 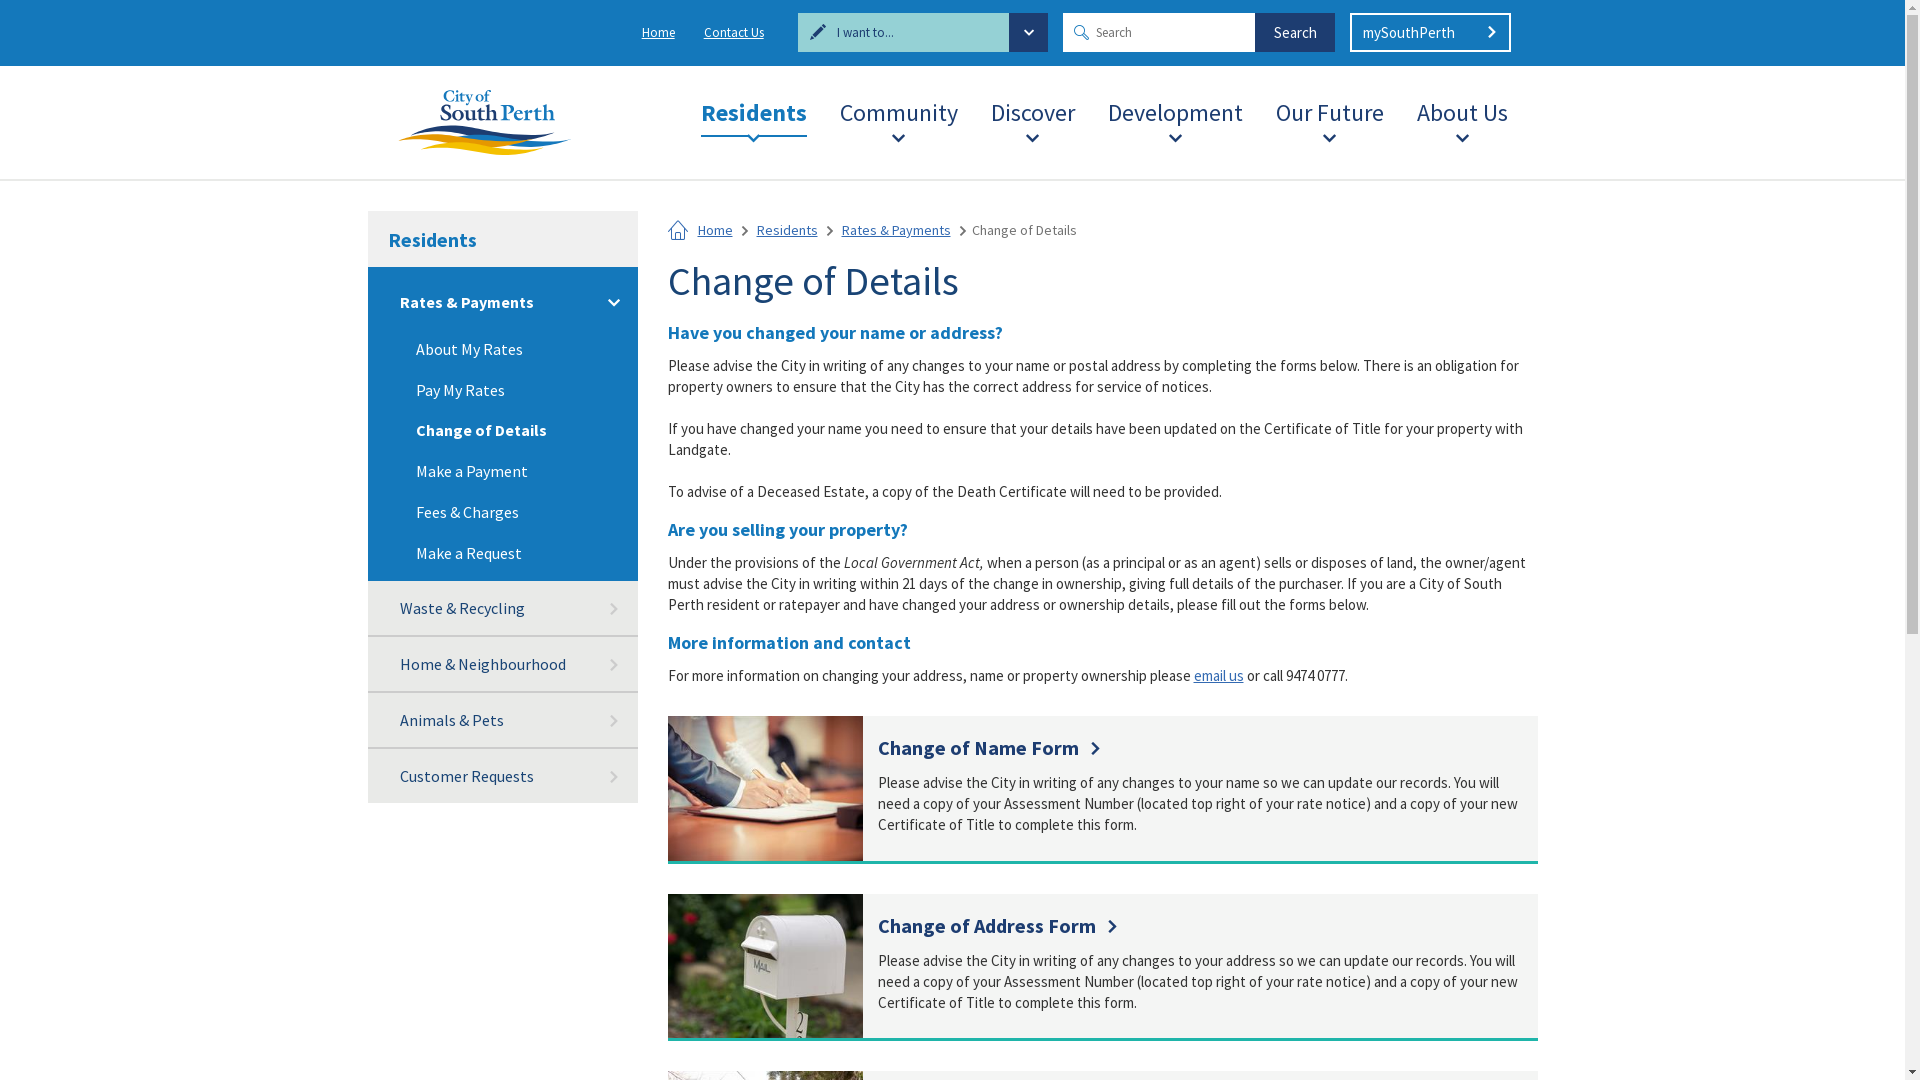 I want to click on 'Search', so click(x=1295, y=32).